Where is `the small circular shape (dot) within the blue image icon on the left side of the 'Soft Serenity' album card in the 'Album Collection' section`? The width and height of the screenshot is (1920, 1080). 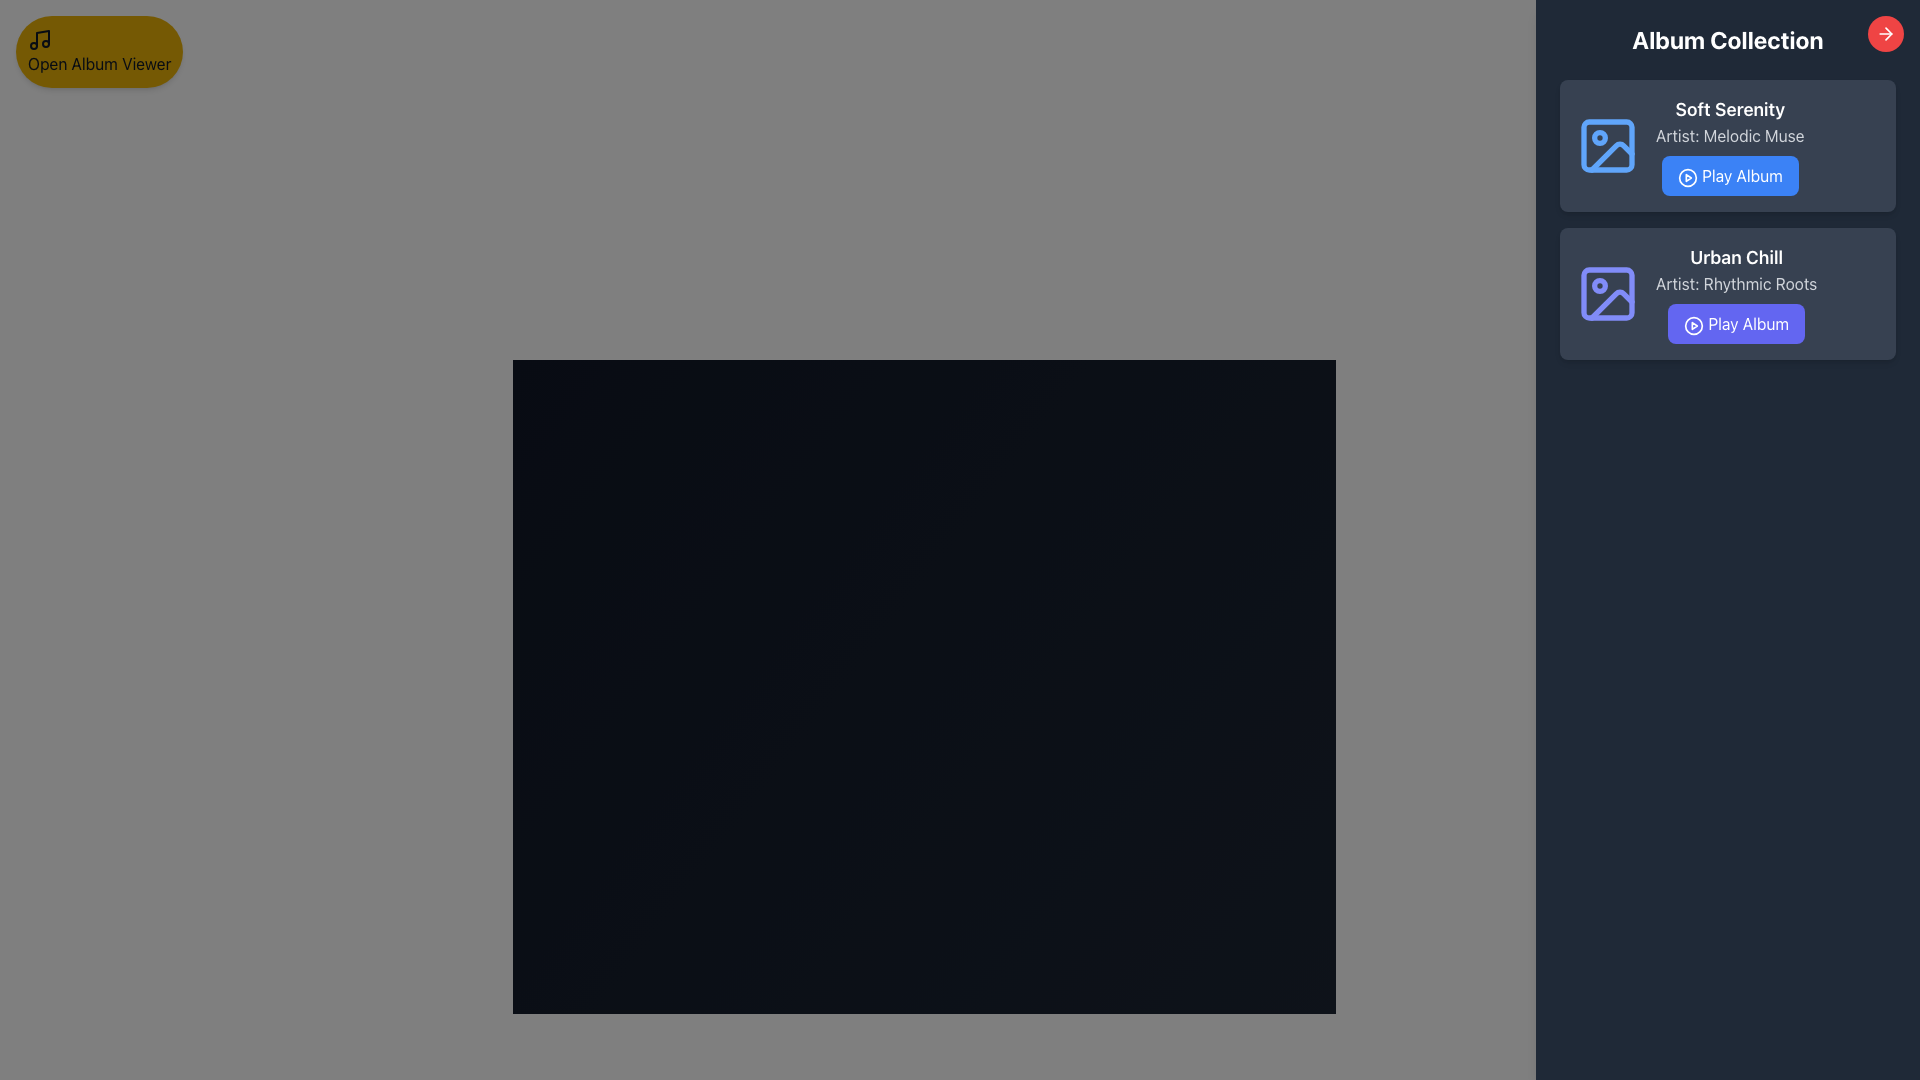
the small circular shape (dot) within the blue image icon on the left side of the 'Soft Serenity' album card in the 'Album Collection' section is located at coordinates (1598, 137).